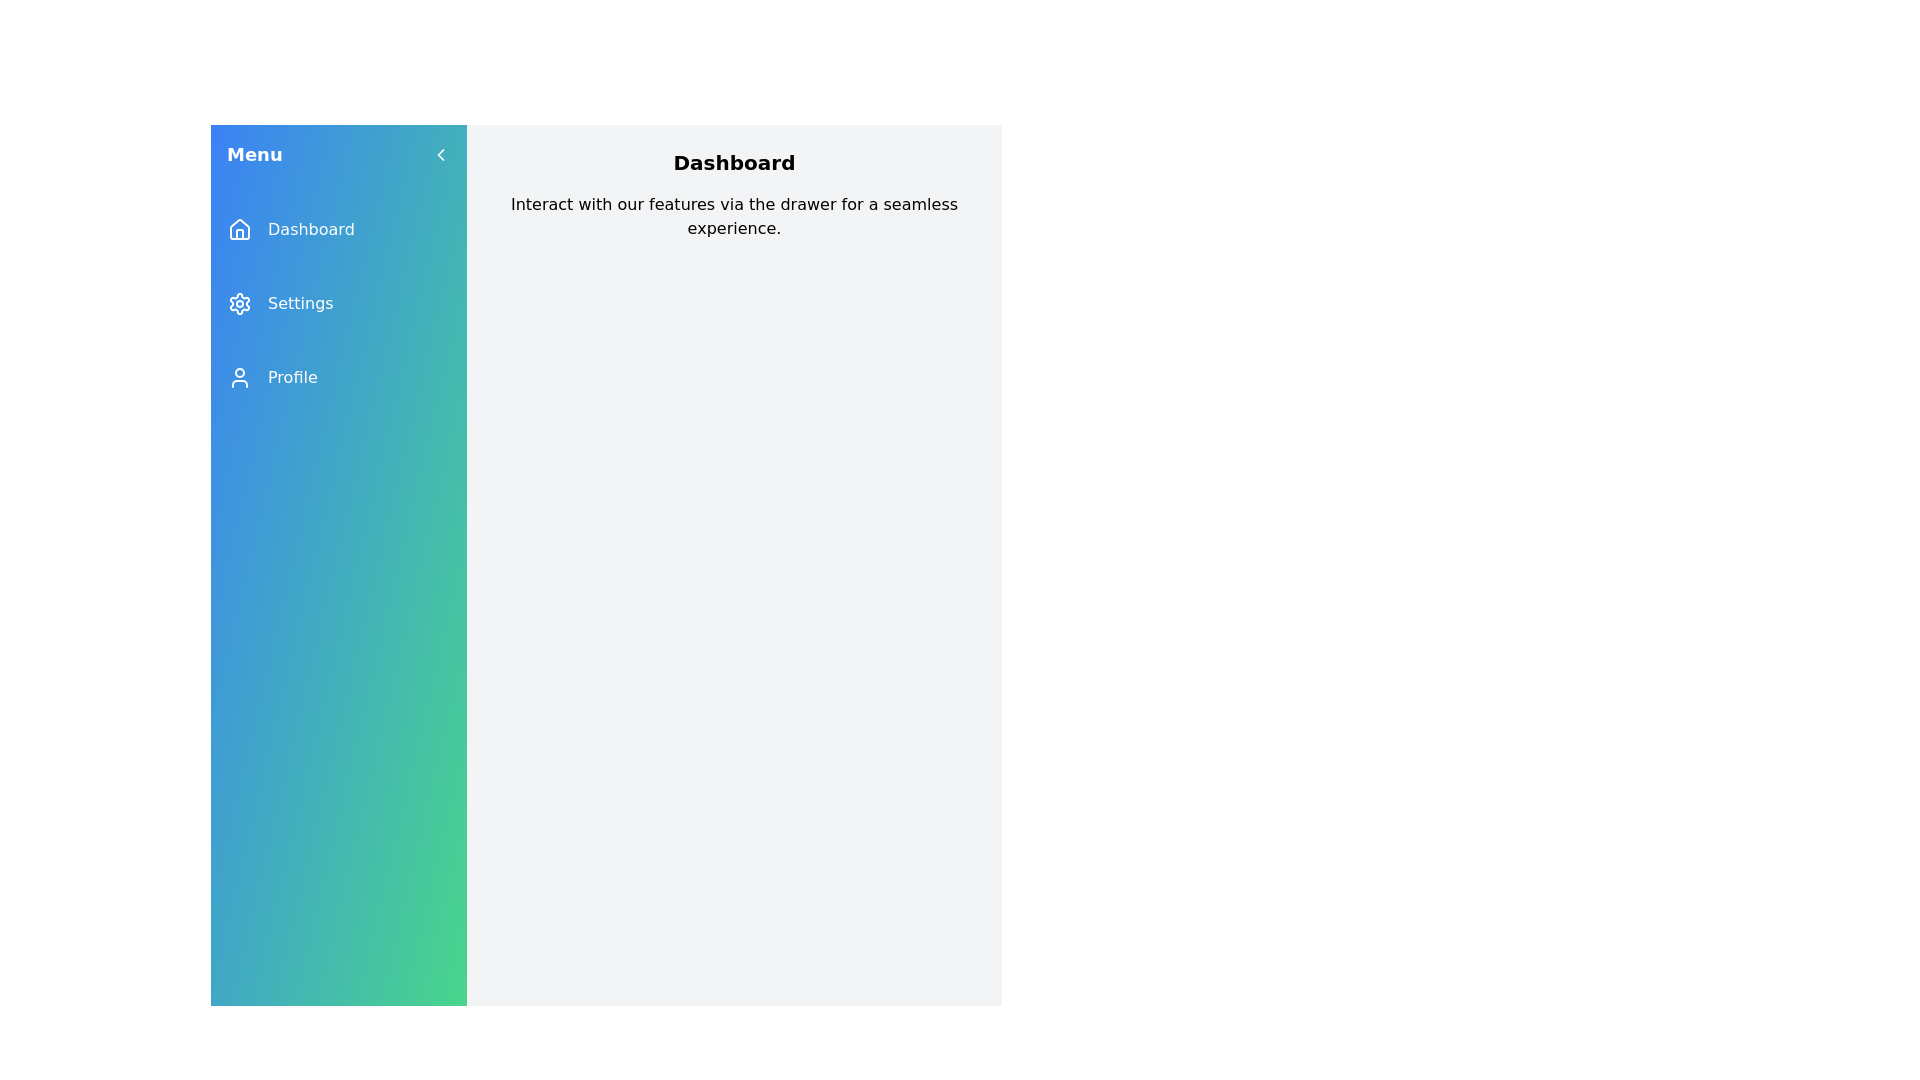  What do you see at coordinates (339, 304) in the screenshot?
I see `the menu item Settings to navigate` at bounding box center [339, 304].